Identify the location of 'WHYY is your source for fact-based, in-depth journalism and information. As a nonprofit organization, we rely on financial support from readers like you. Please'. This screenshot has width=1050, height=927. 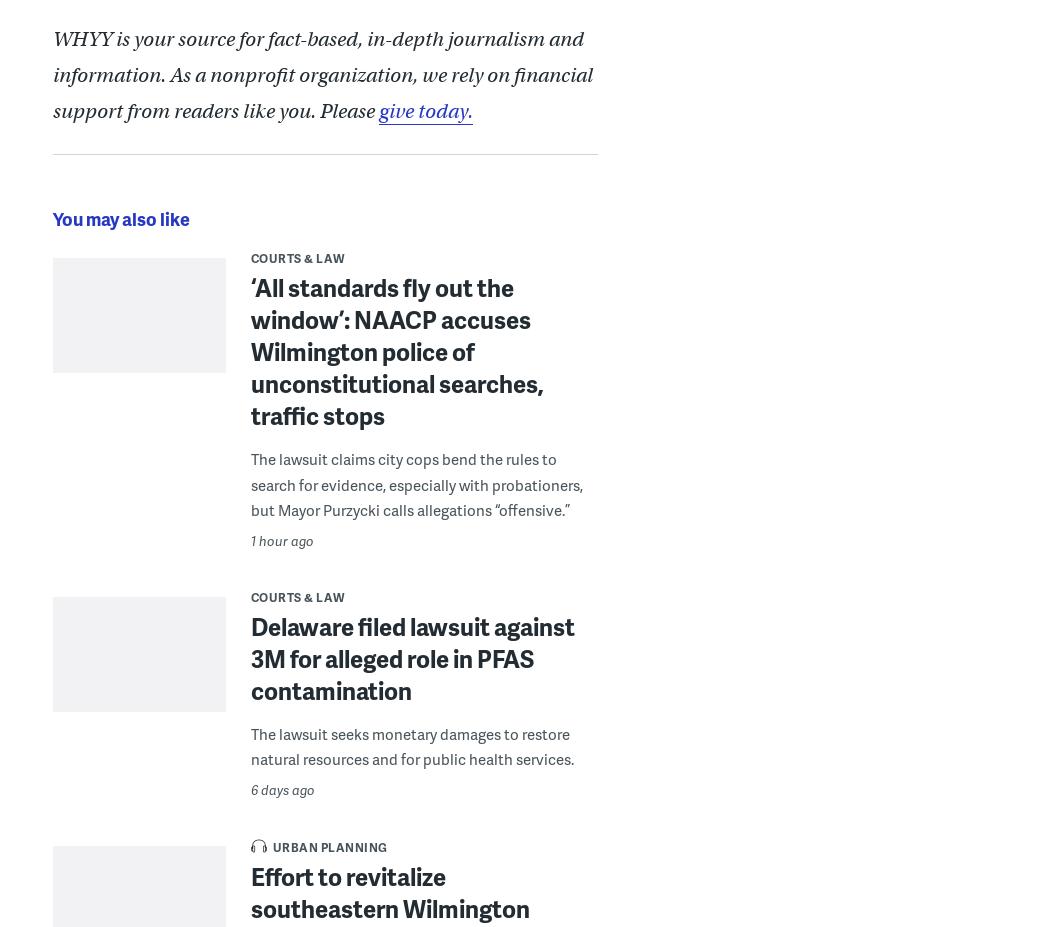
(50, 73).